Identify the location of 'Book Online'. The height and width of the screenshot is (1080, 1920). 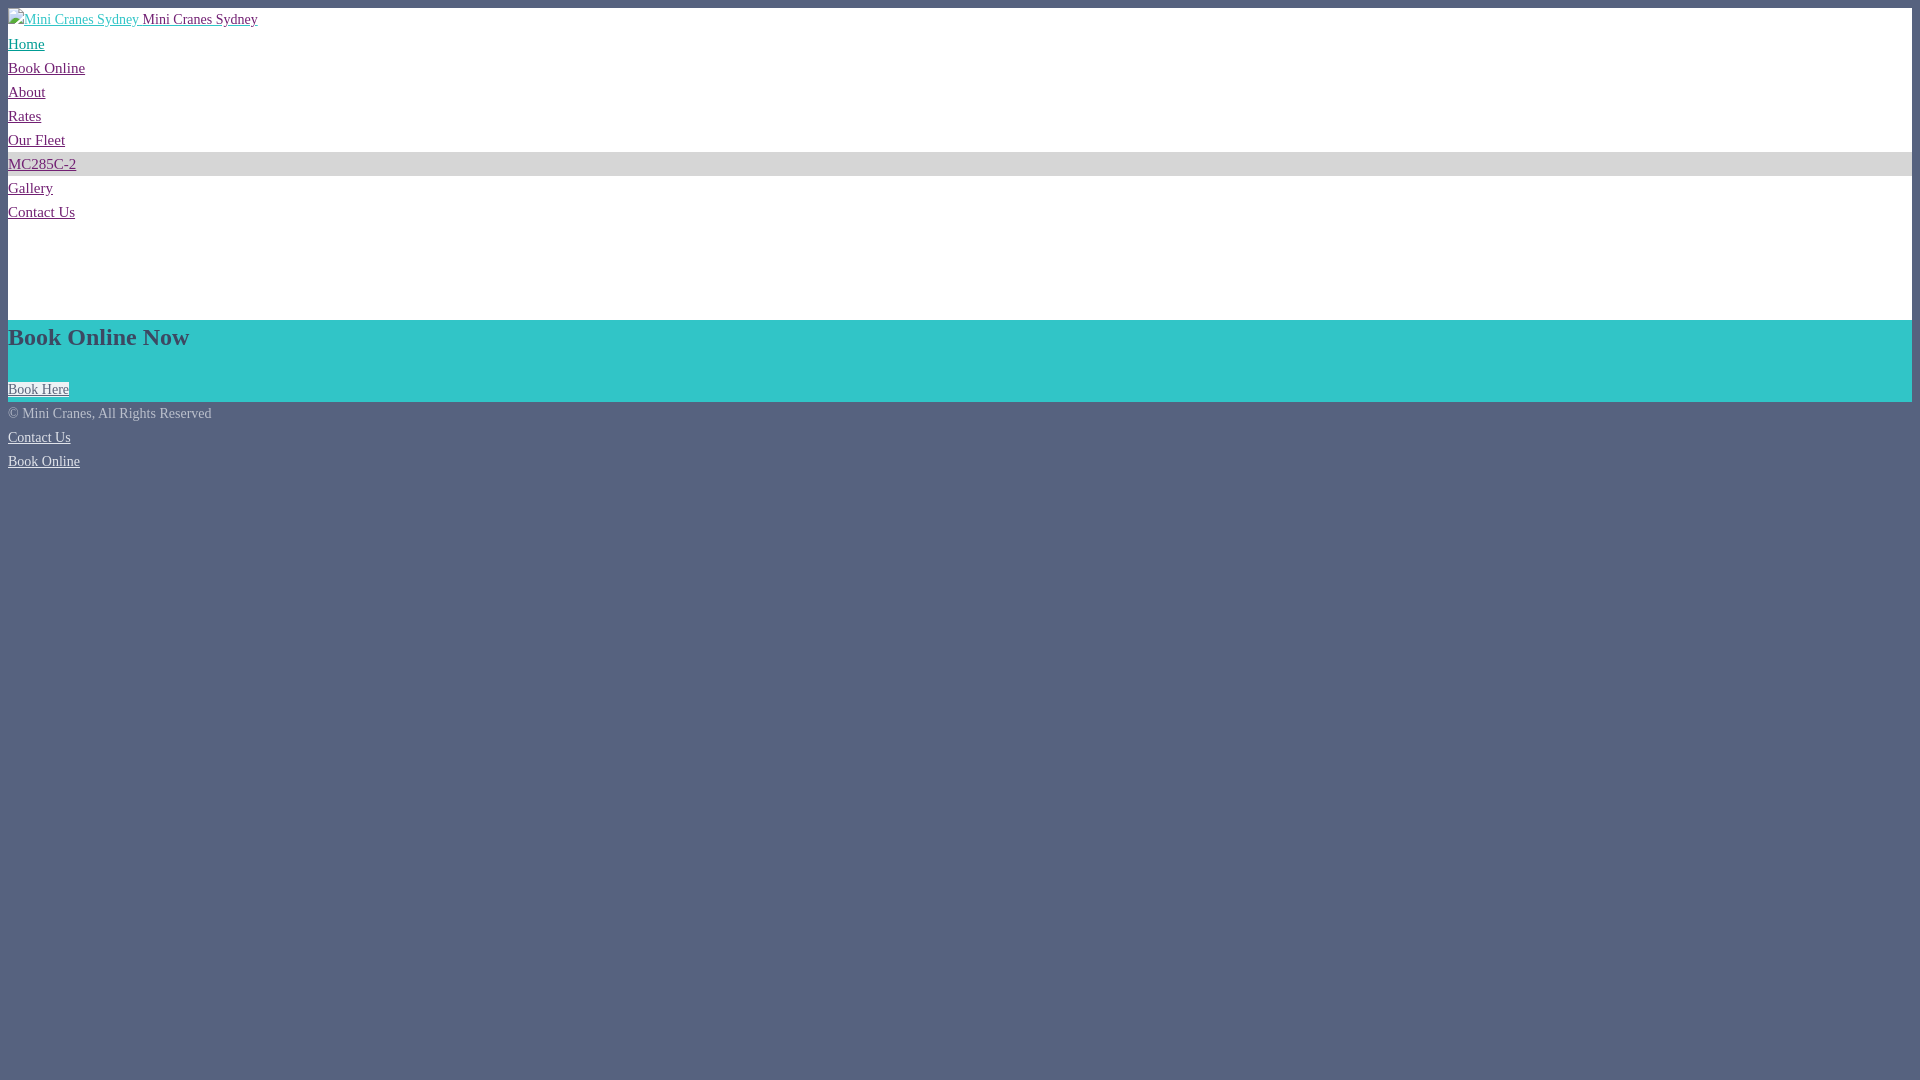
(43, 461).